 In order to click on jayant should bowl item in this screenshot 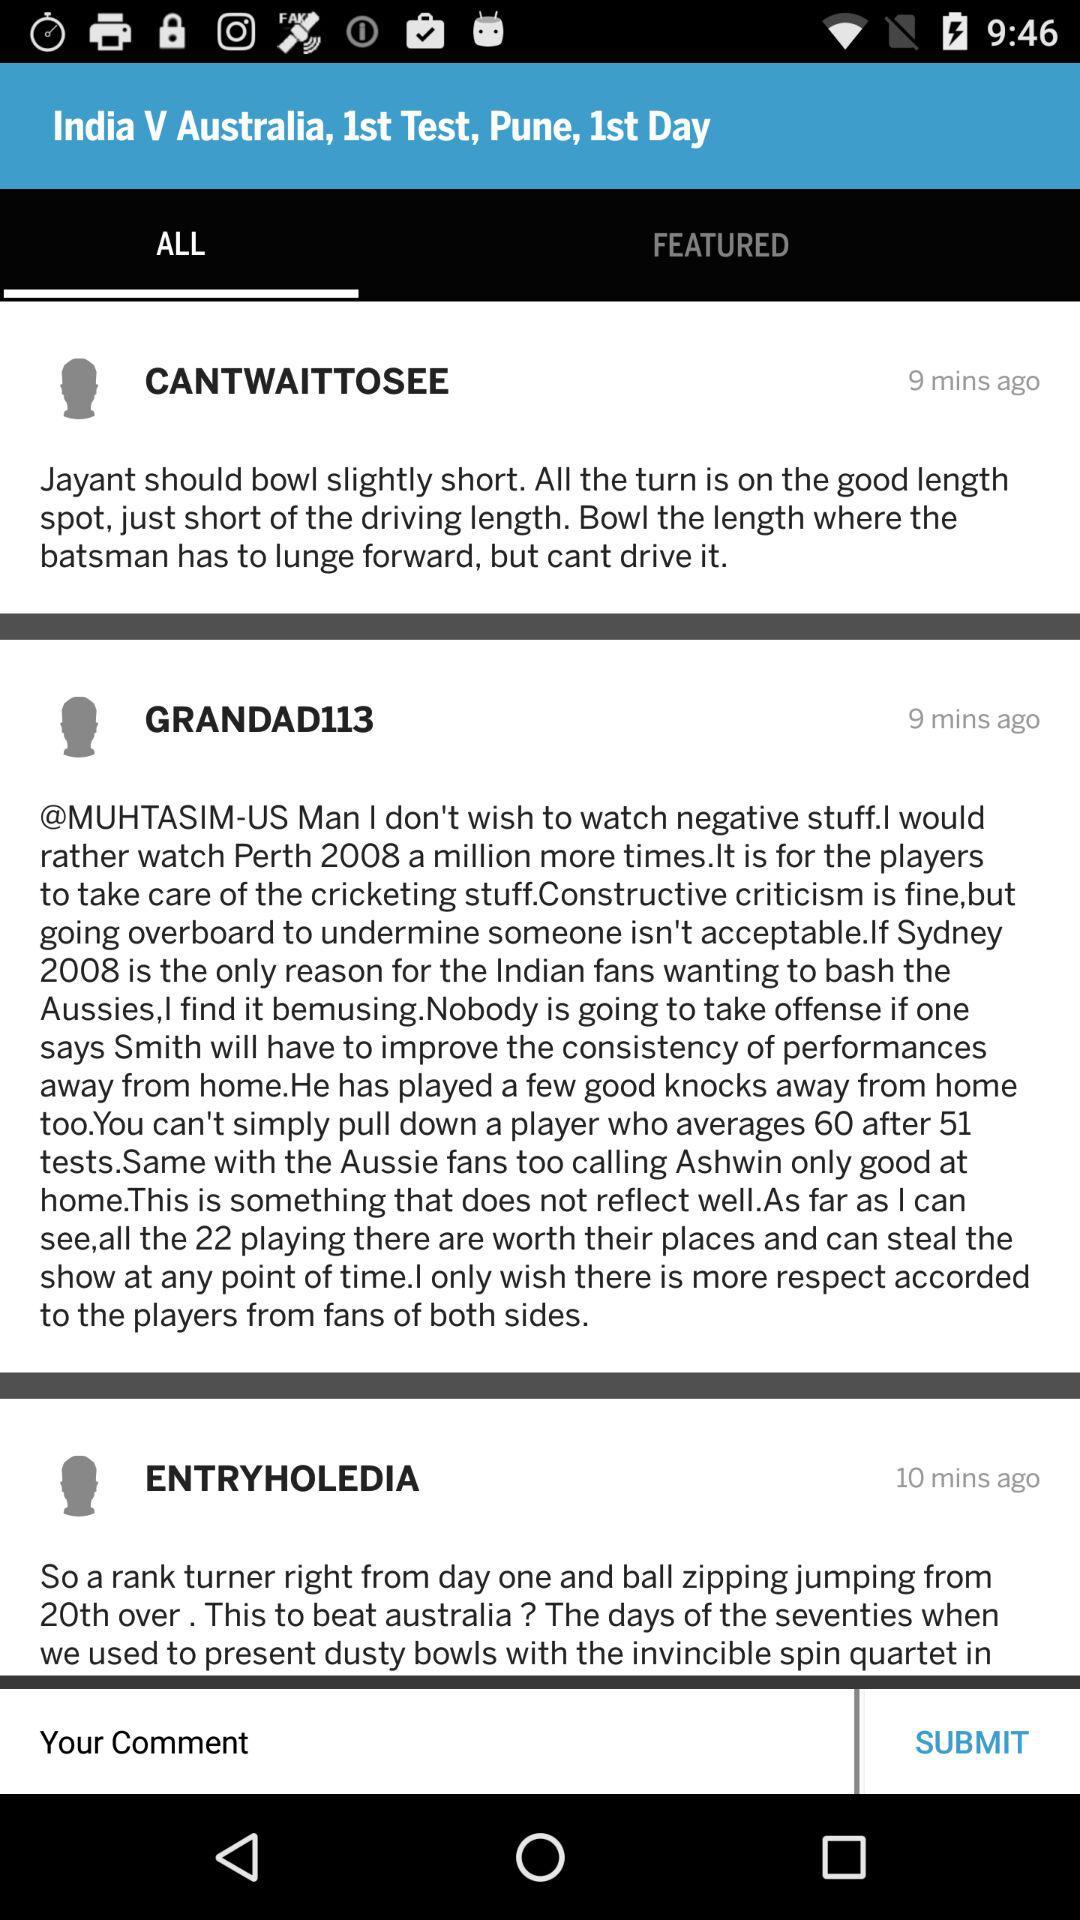, I will do `click(540, 516)`.